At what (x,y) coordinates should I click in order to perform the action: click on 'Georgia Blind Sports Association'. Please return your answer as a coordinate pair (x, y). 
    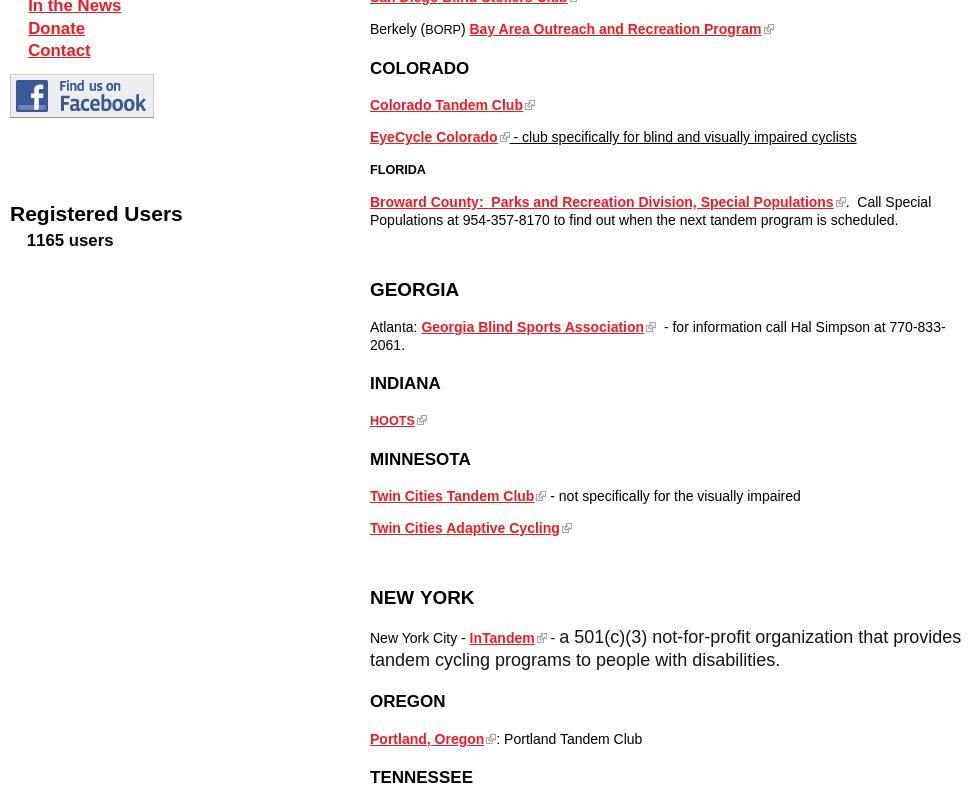
    Looking at the image, I should click on (532, 324).